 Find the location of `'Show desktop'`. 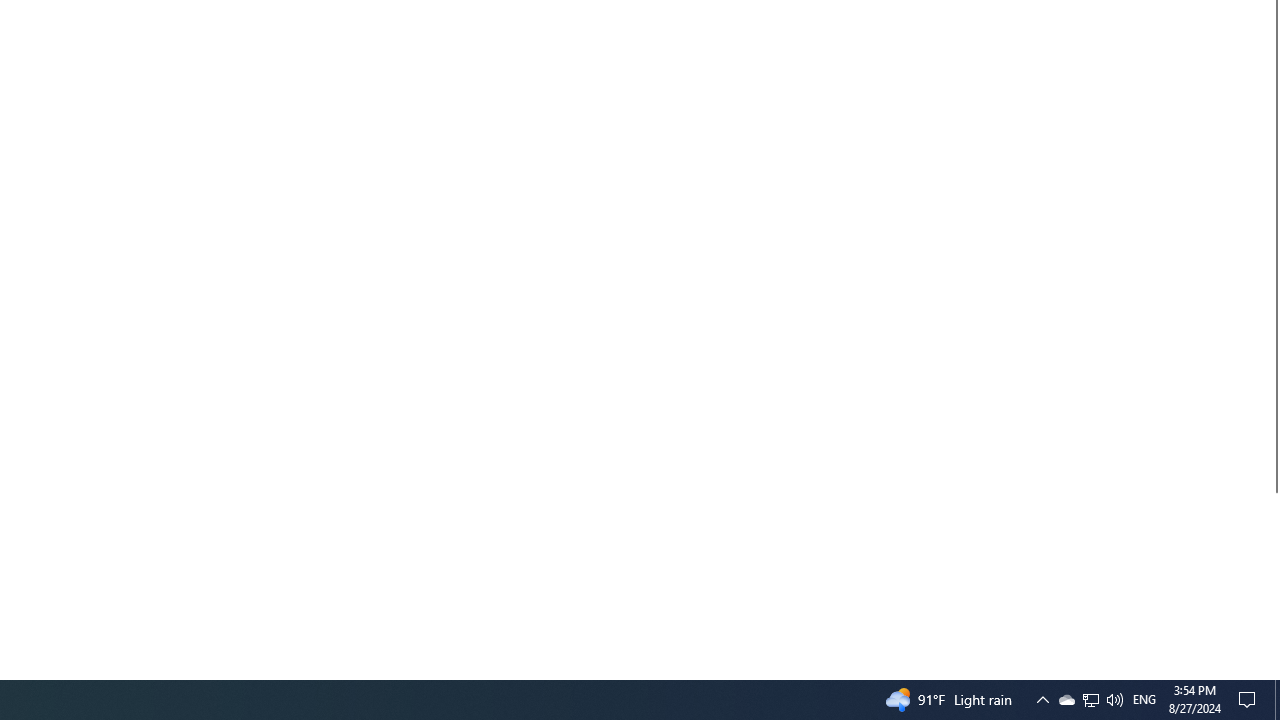

'Show desktop' is located at coordinates (1271, 671).